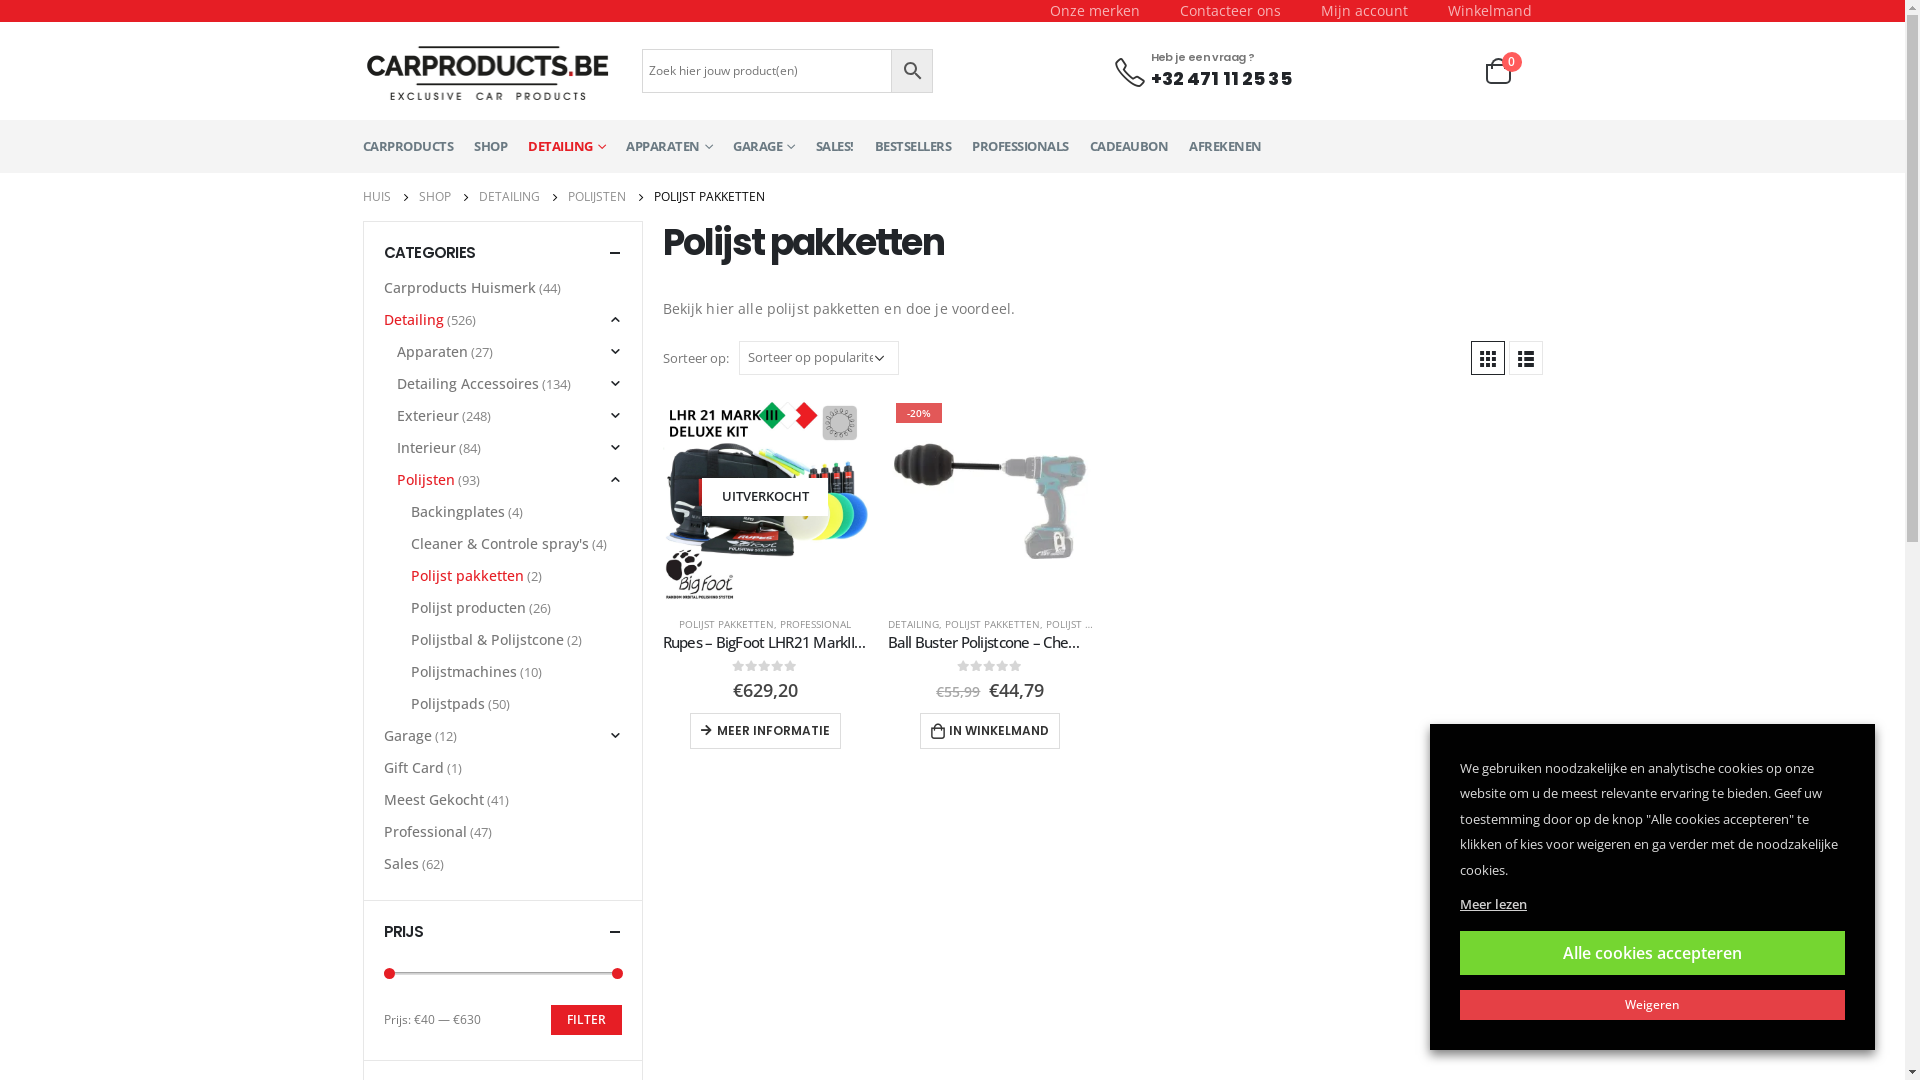 The image size is (1920, 1080). I want to click on 'MEER INFORMATIE', so click(764, 731).